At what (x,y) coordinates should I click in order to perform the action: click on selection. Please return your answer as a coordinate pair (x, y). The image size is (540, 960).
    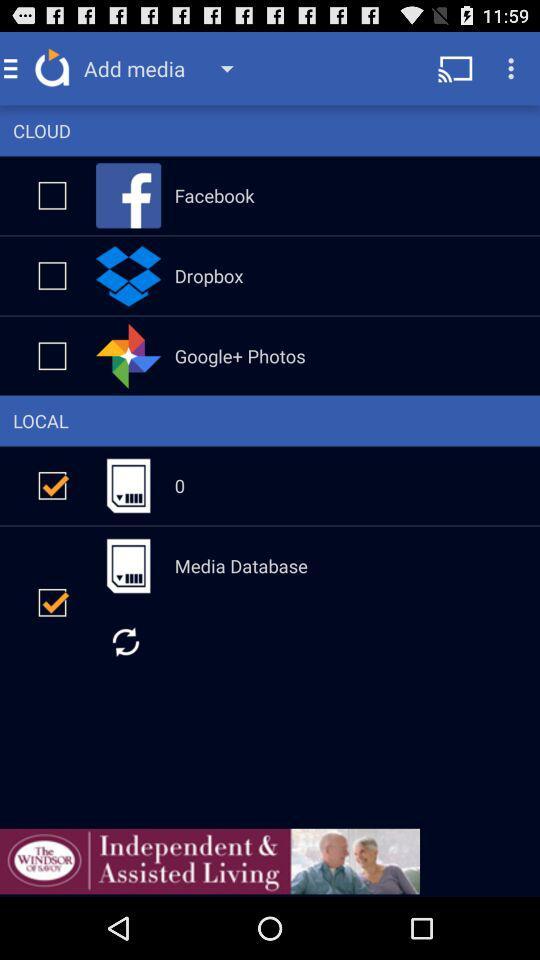
    Looking at the image, I should click on (52, 195).